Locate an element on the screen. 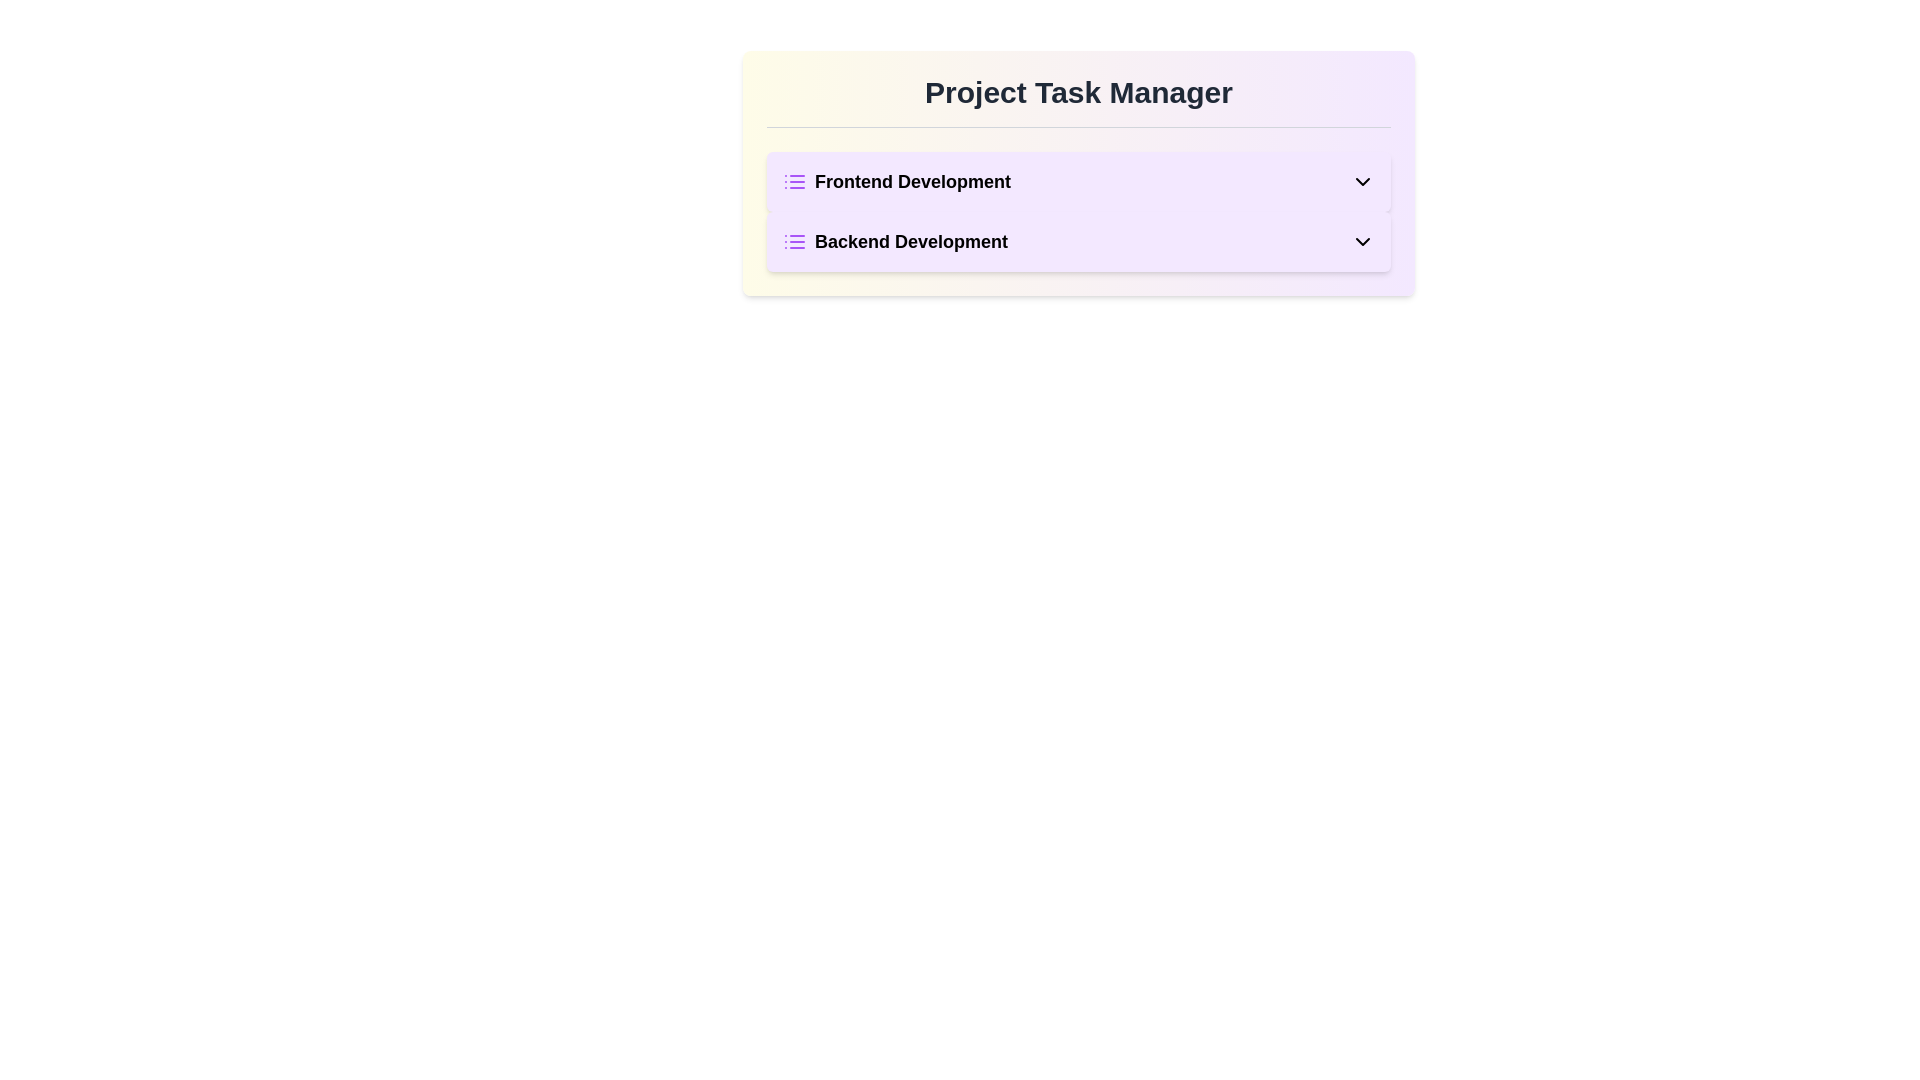  the header text 'Project Task Manager' by clicking on its center is located at coordinates (1078, 101).